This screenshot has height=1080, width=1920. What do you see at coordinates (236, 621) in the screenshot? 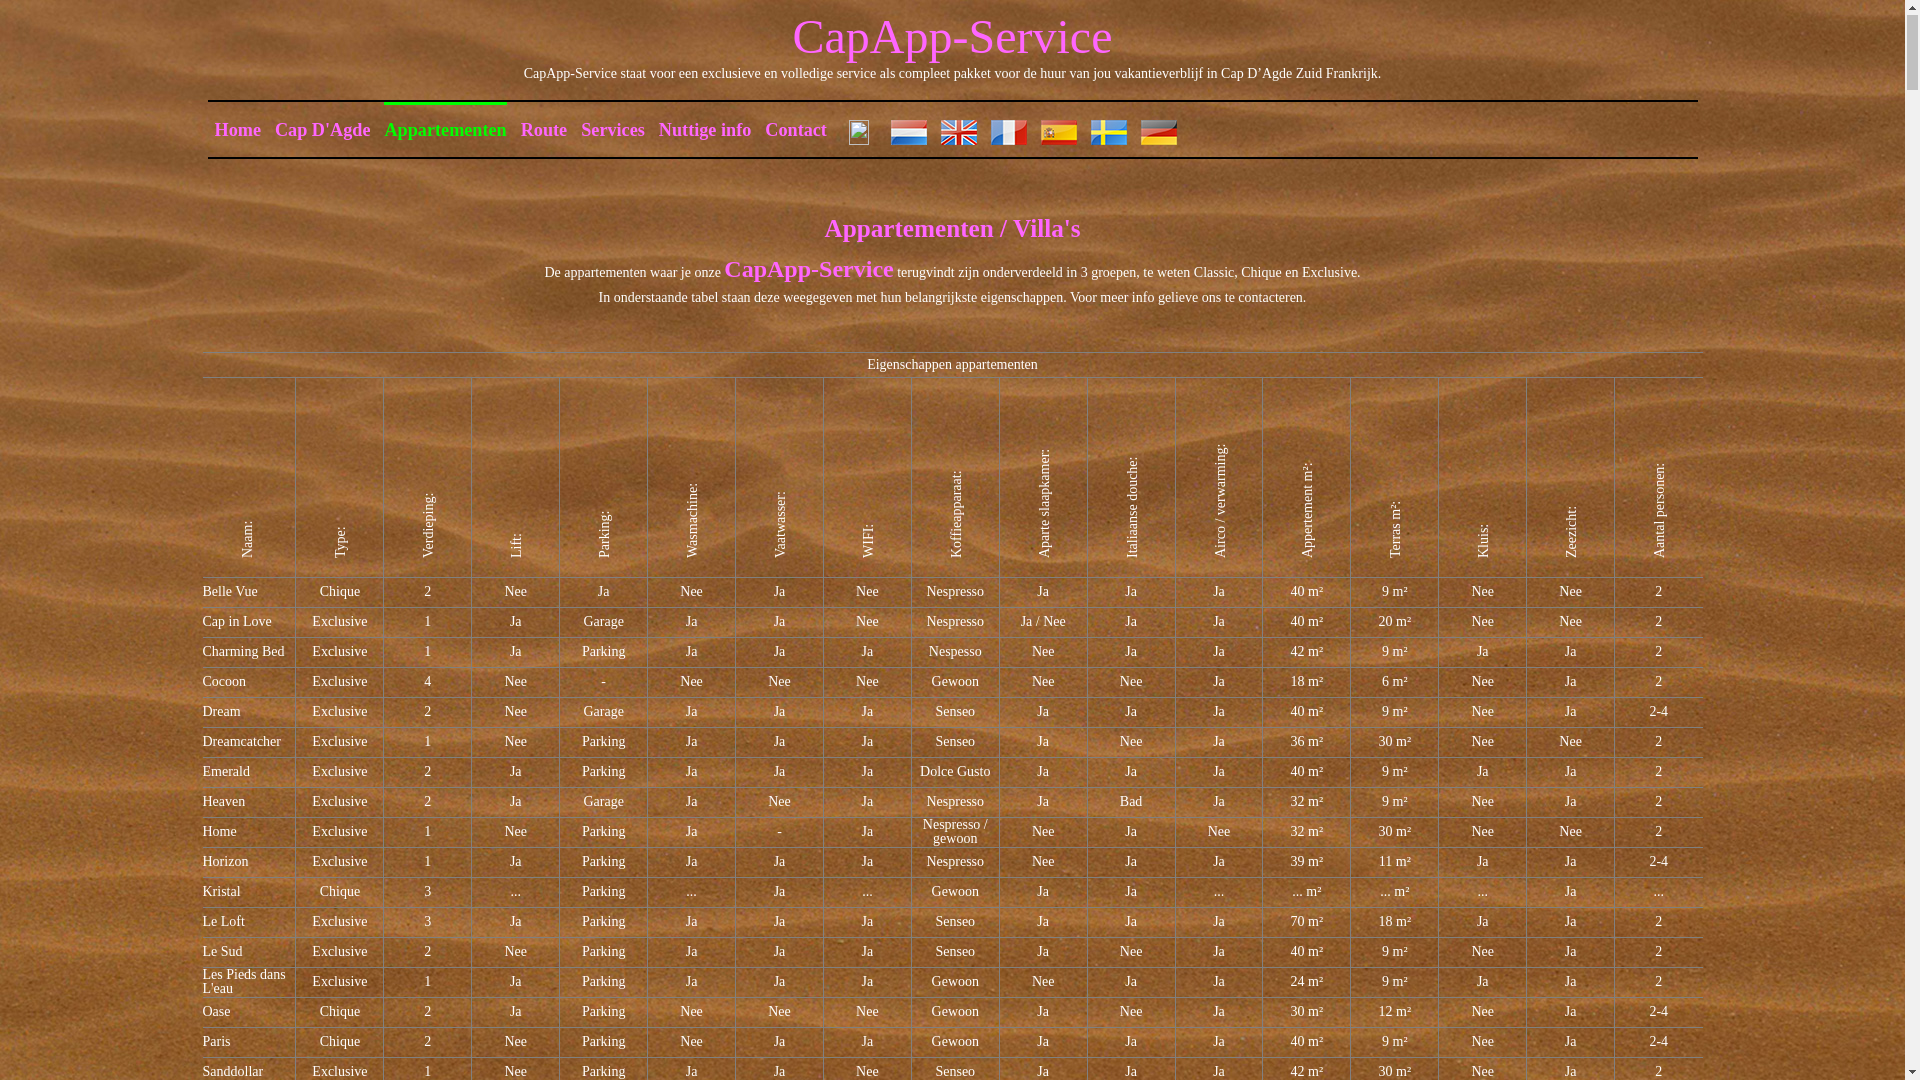
I see `'Cap in Love'` at bounding box center [236, 621].